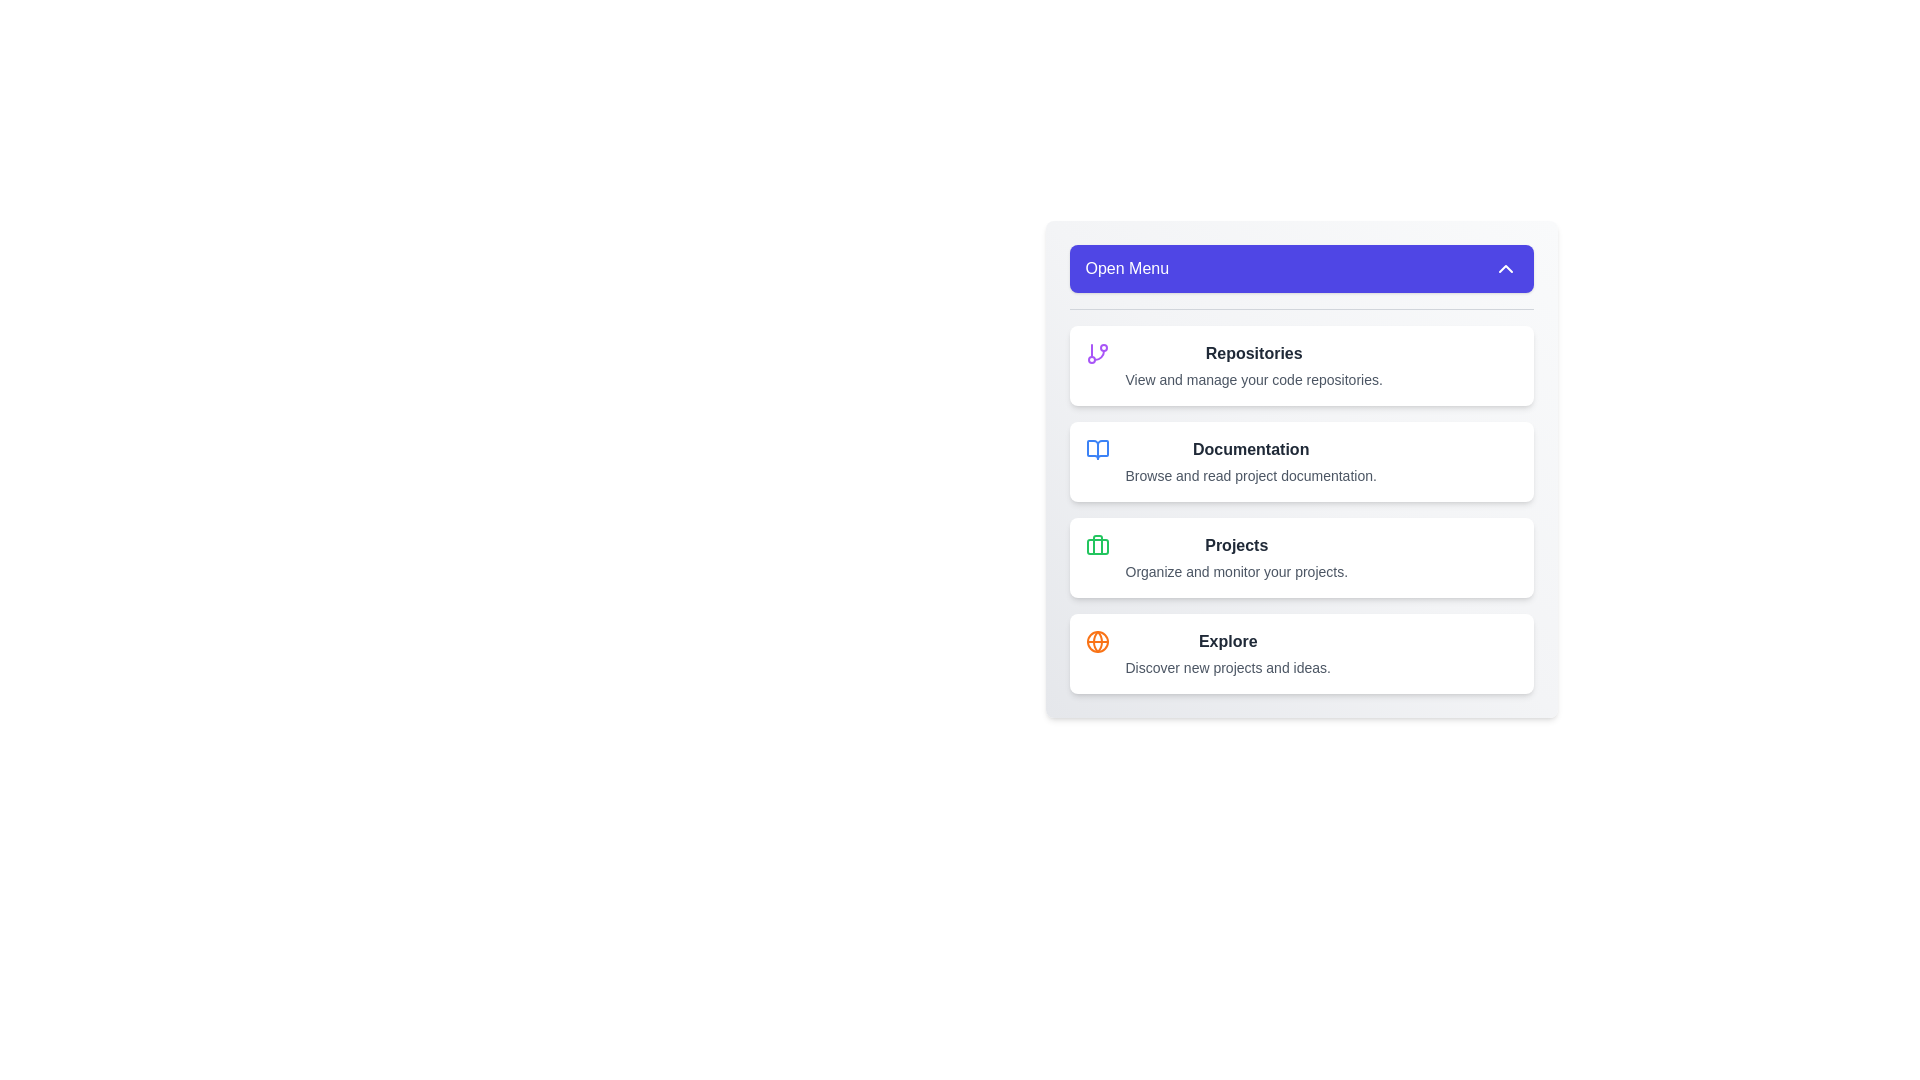 This screenshot has width=1920, height=1080. Describe the element at coordinates (1301, 654) in the screenshot. I see `the Informational Card featuring an orange globe icon and the title 'Explore', which is the last option in the vertically stacked group of options` at that location.